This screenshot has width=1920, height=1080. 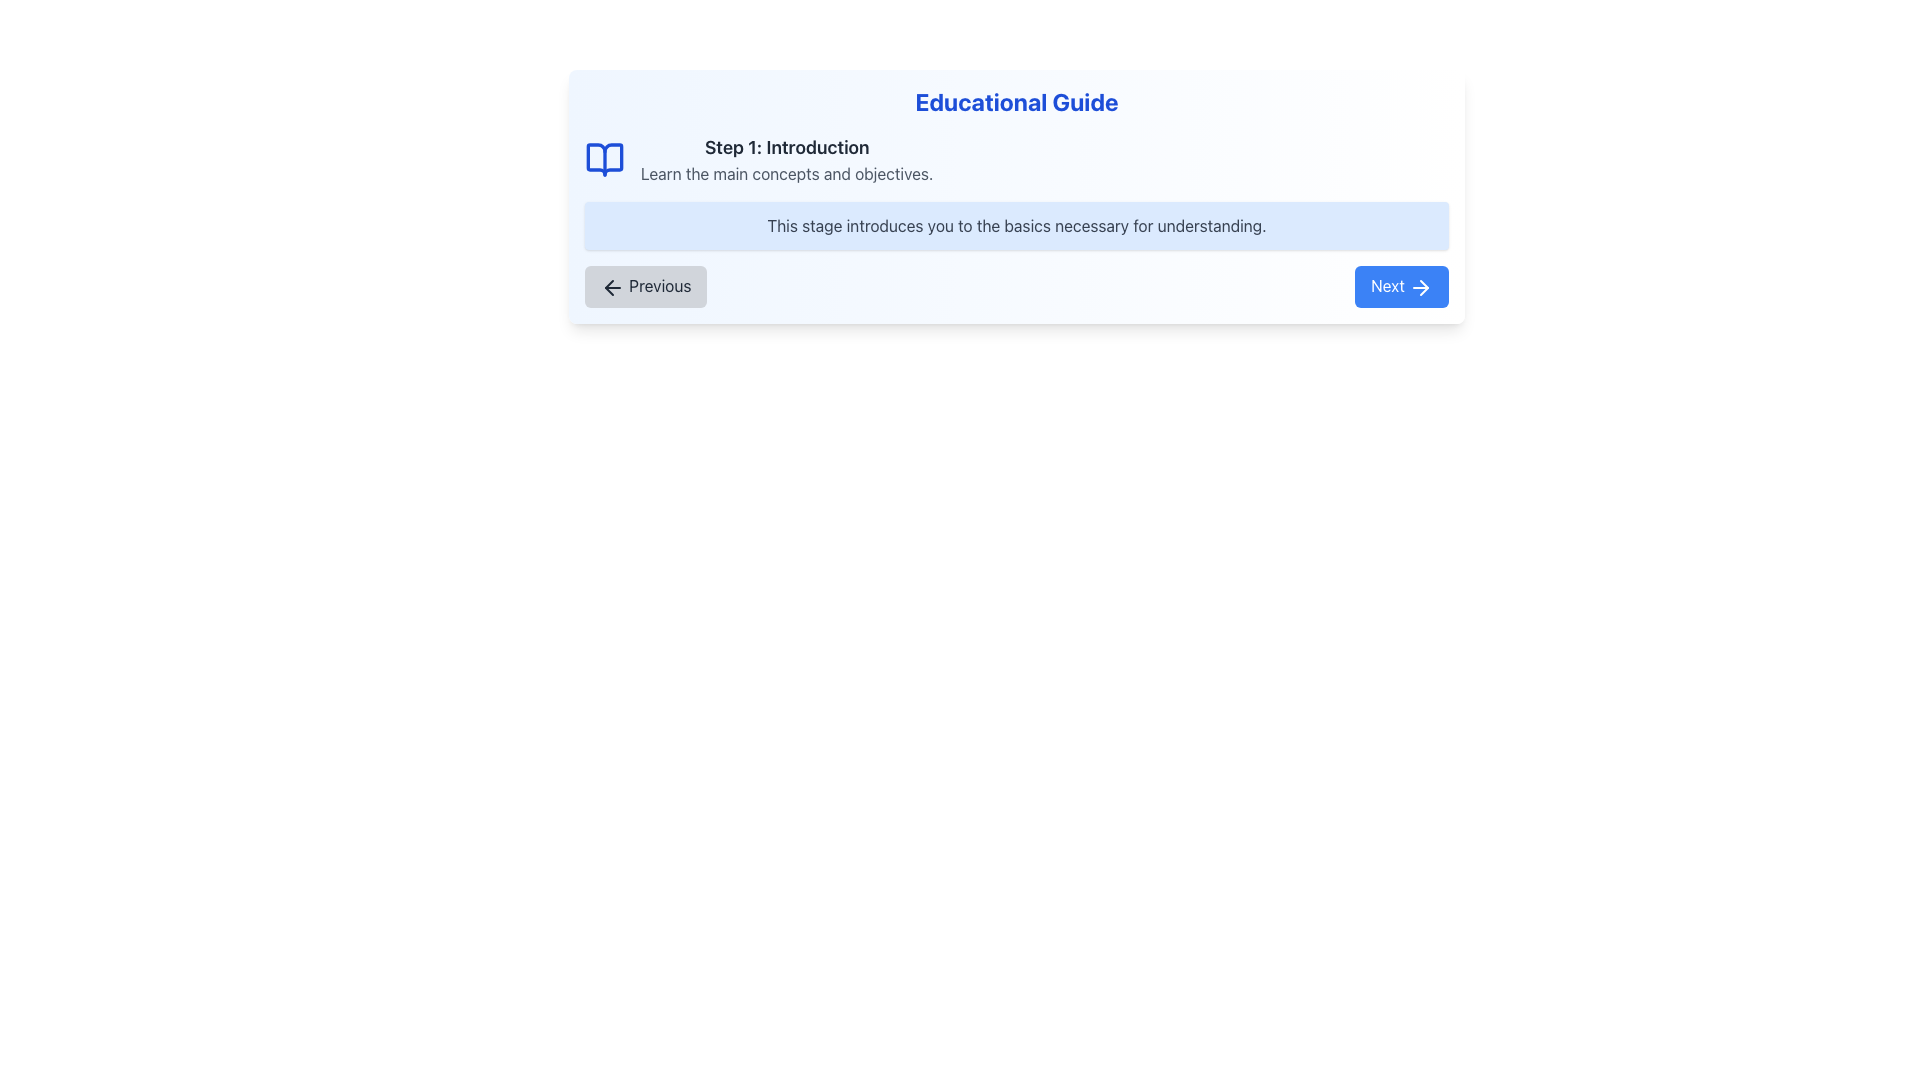 I want to click on the left-pointing arrow icon within the circular button located at the bottom left corner of the navigation bar, near the 'Previous' text, so click(x=608, y=287).